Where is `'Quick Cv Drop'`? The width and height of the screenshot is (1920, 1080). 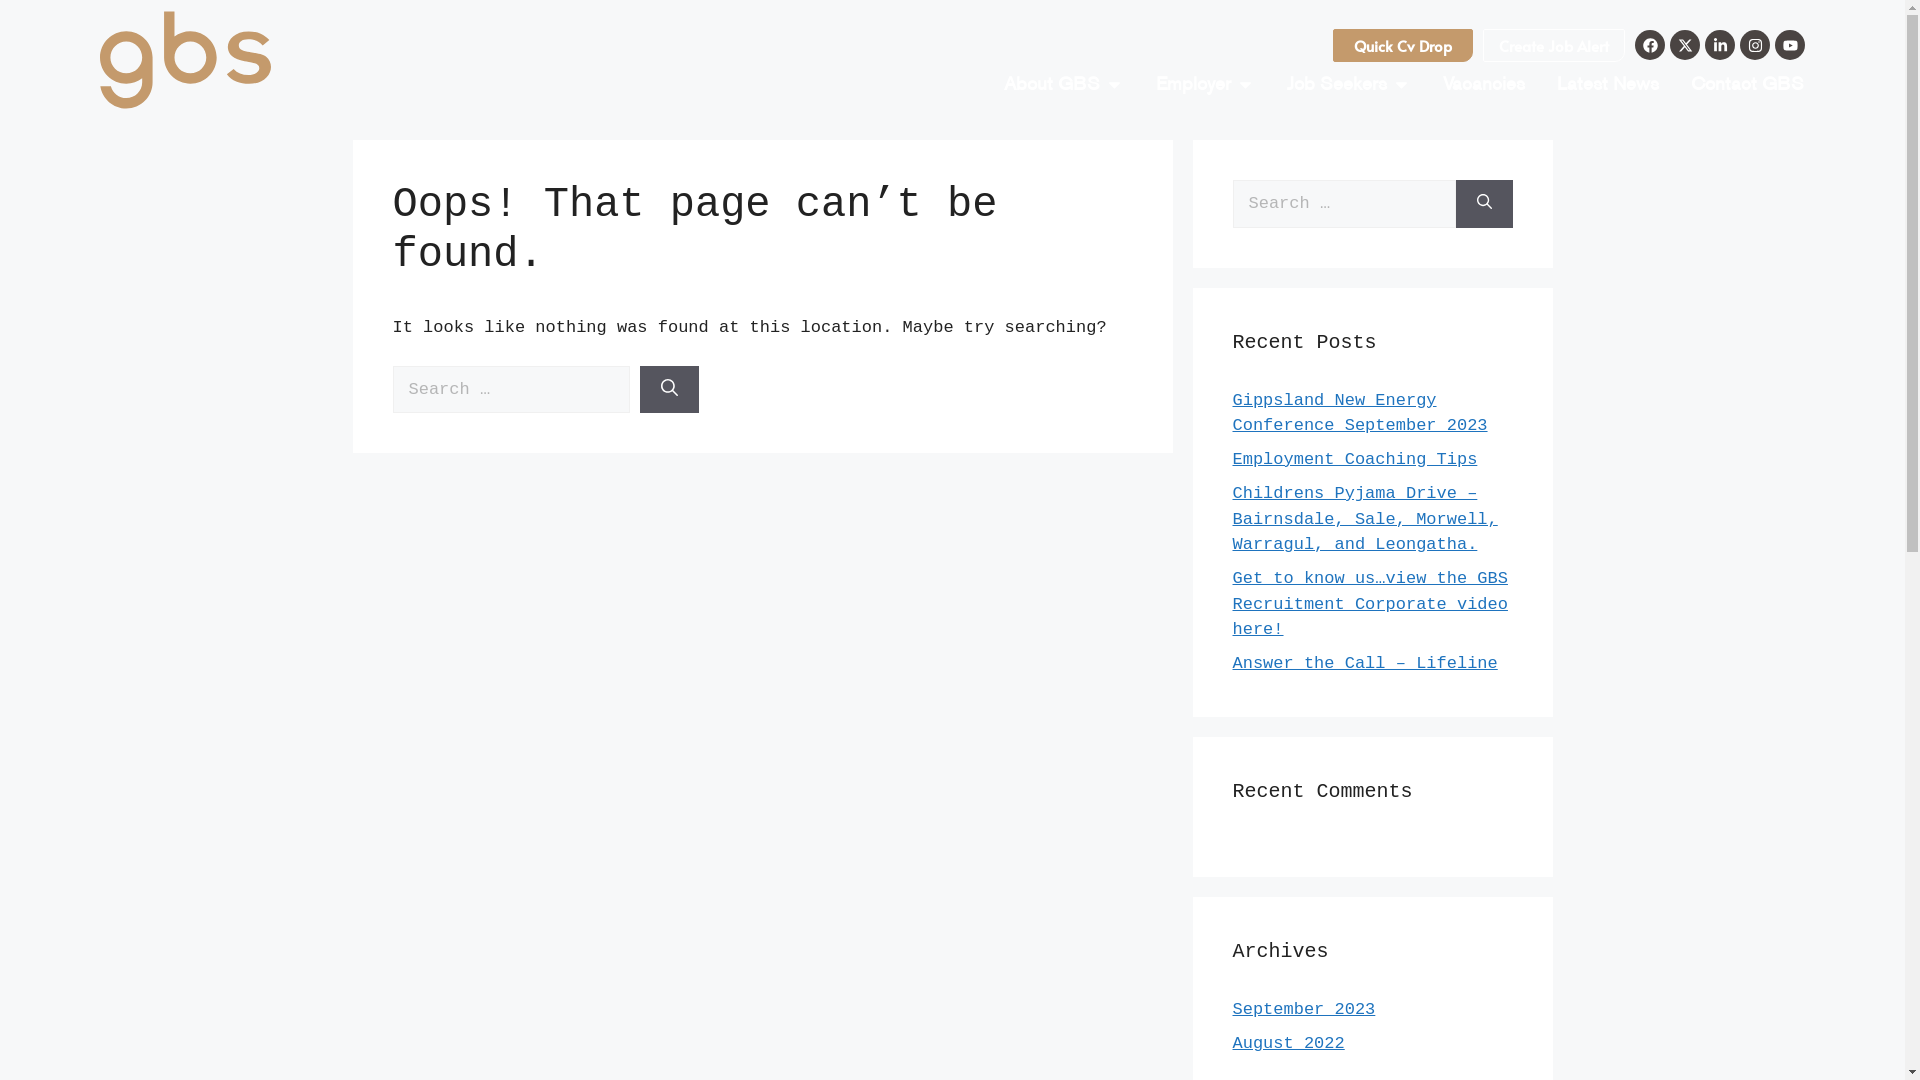
'Quick Cv Drop' is located at coordinates (1401, 45).